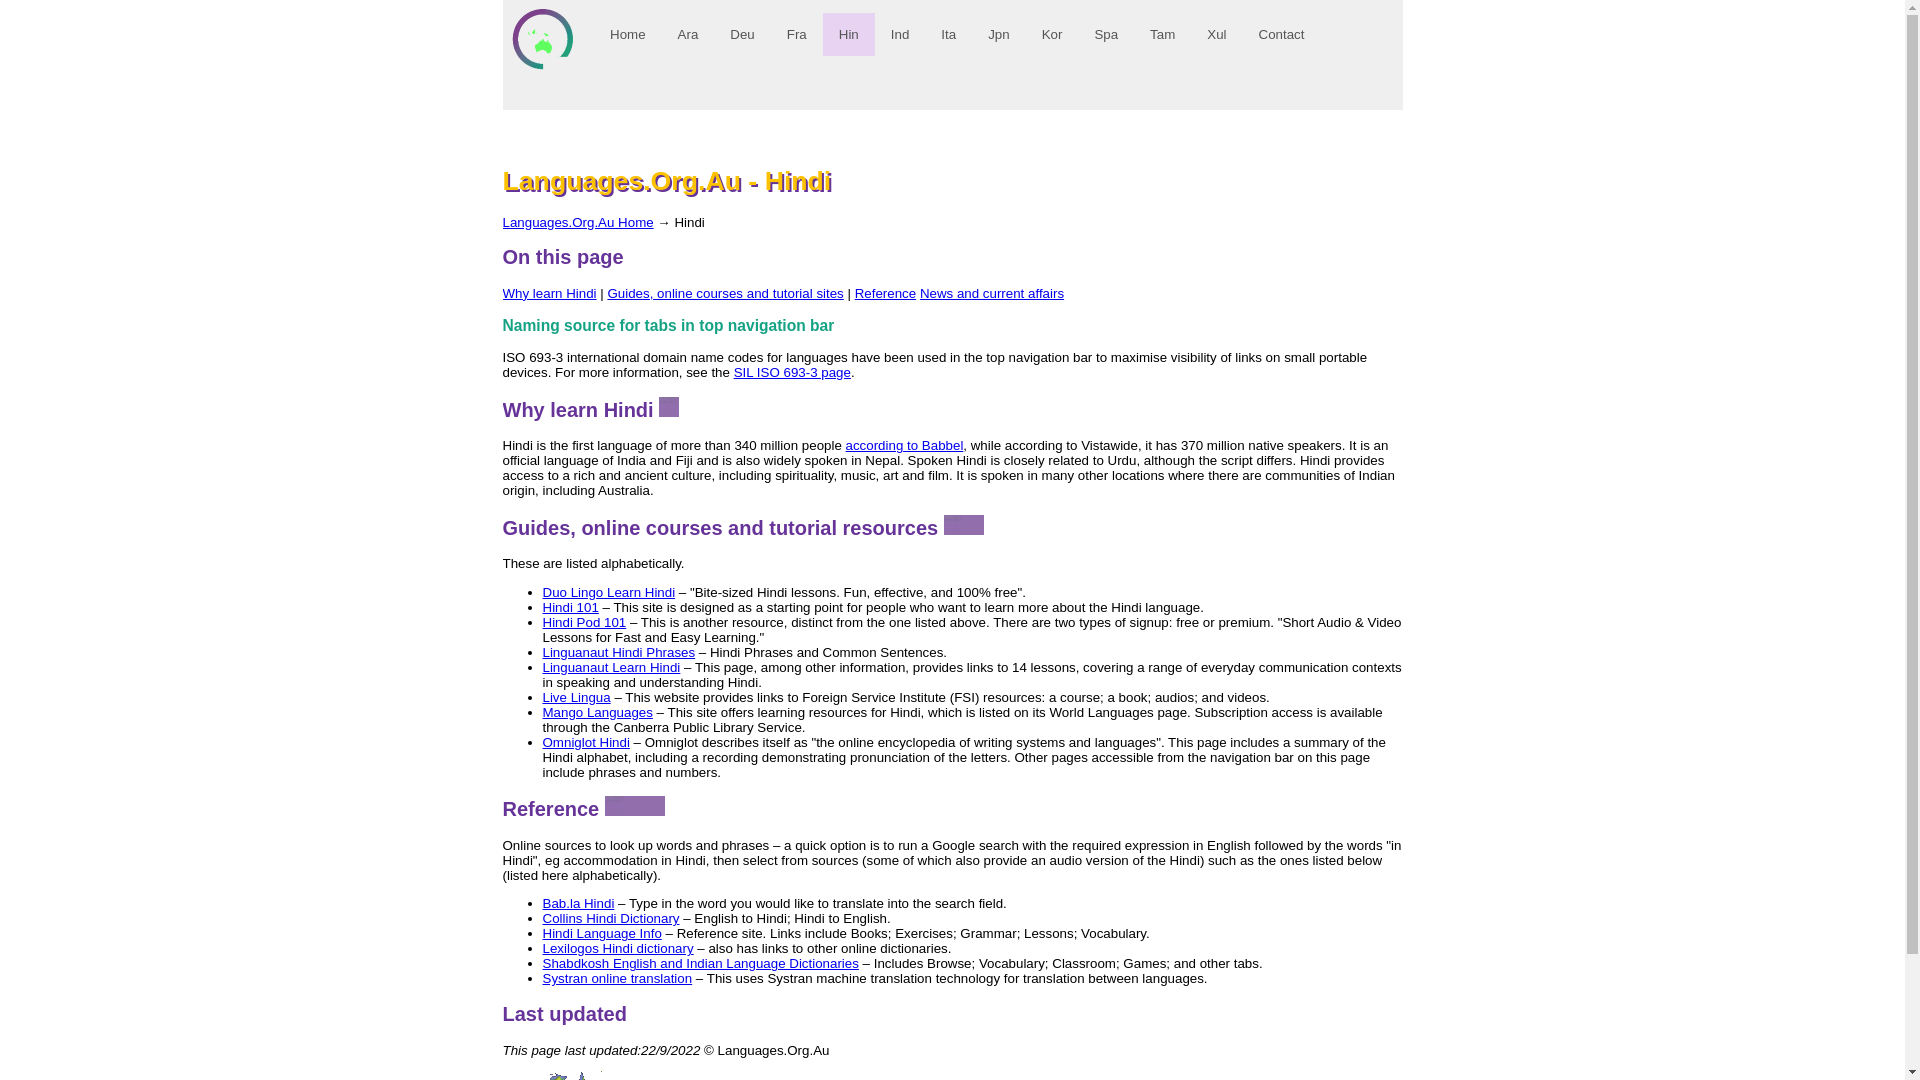 This screenshot has height=1080, width=1920. I want to click on 'Linguanaut Learn Hindi', so click(609, 667).